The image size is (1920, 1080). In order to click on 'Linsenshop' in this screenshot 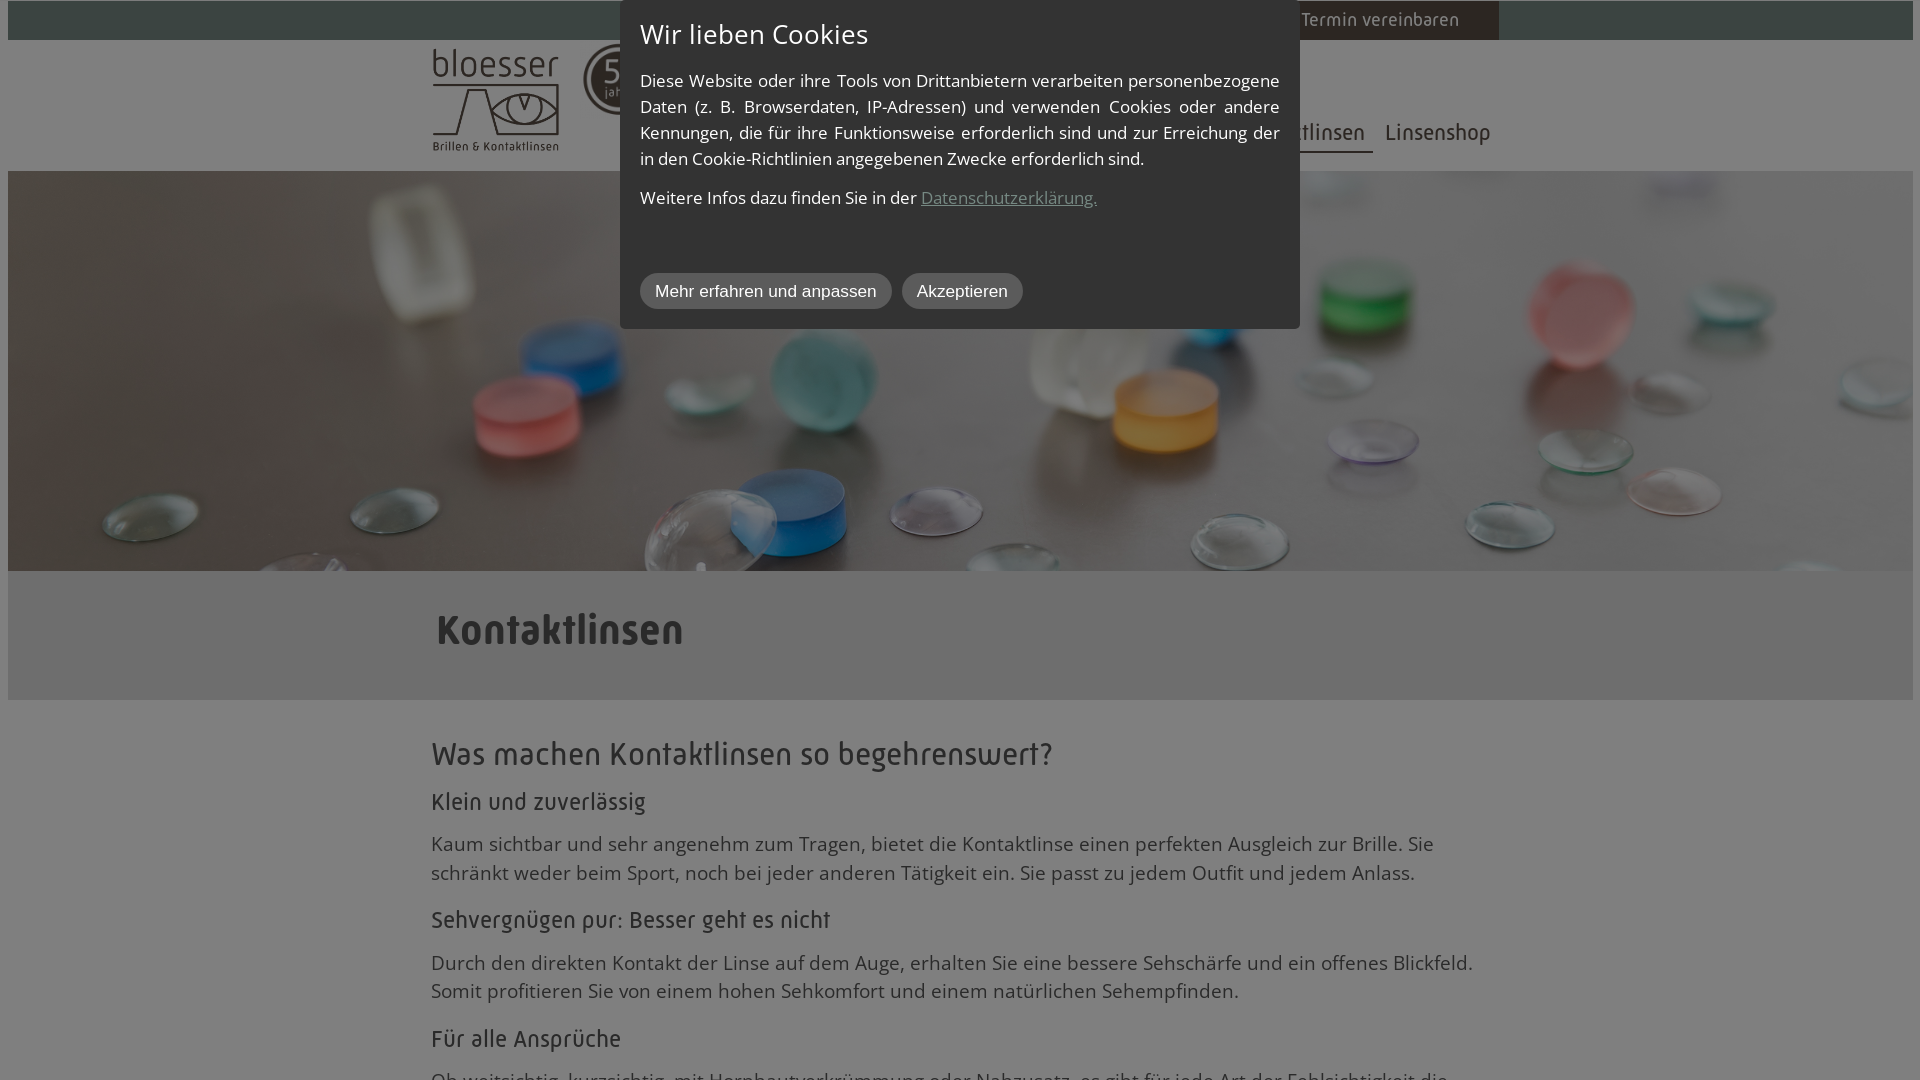, I will do `click(1376, 131)`.